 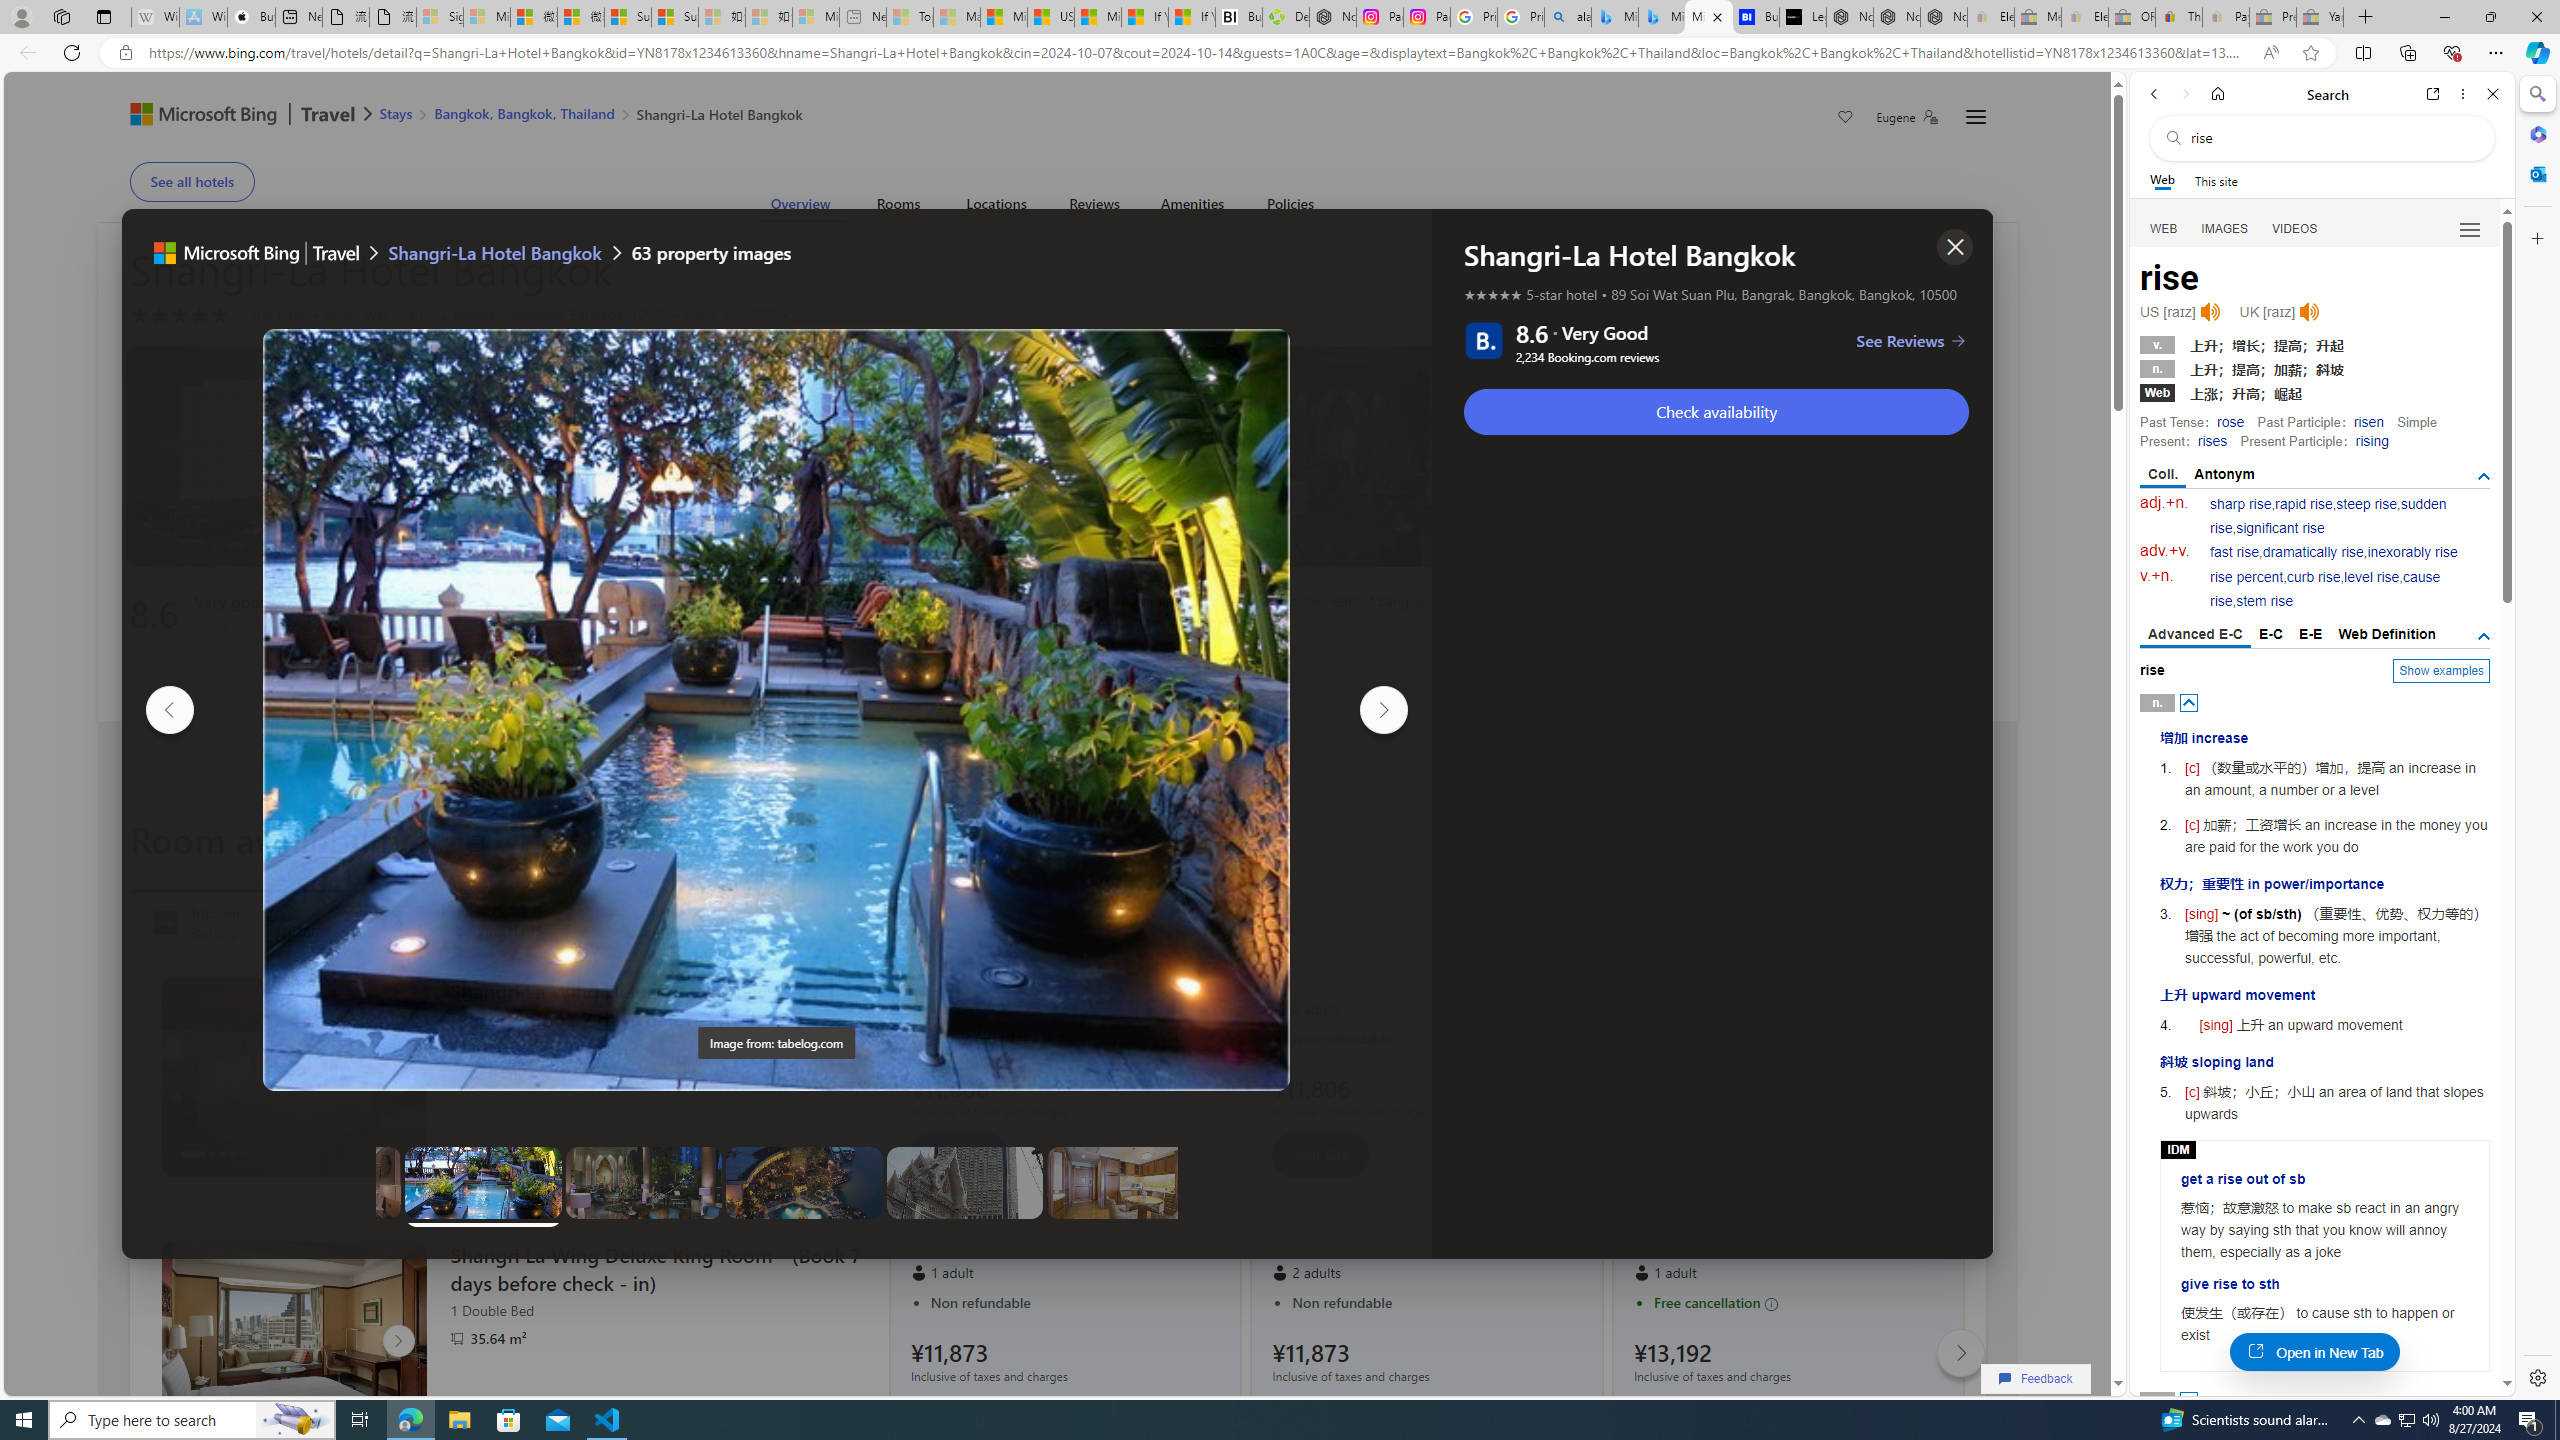 What do you see at coordinates (1285, 16) in the screenshot?
I see `'Descarga Driver Updater'` at bounding box center [1285, 16].